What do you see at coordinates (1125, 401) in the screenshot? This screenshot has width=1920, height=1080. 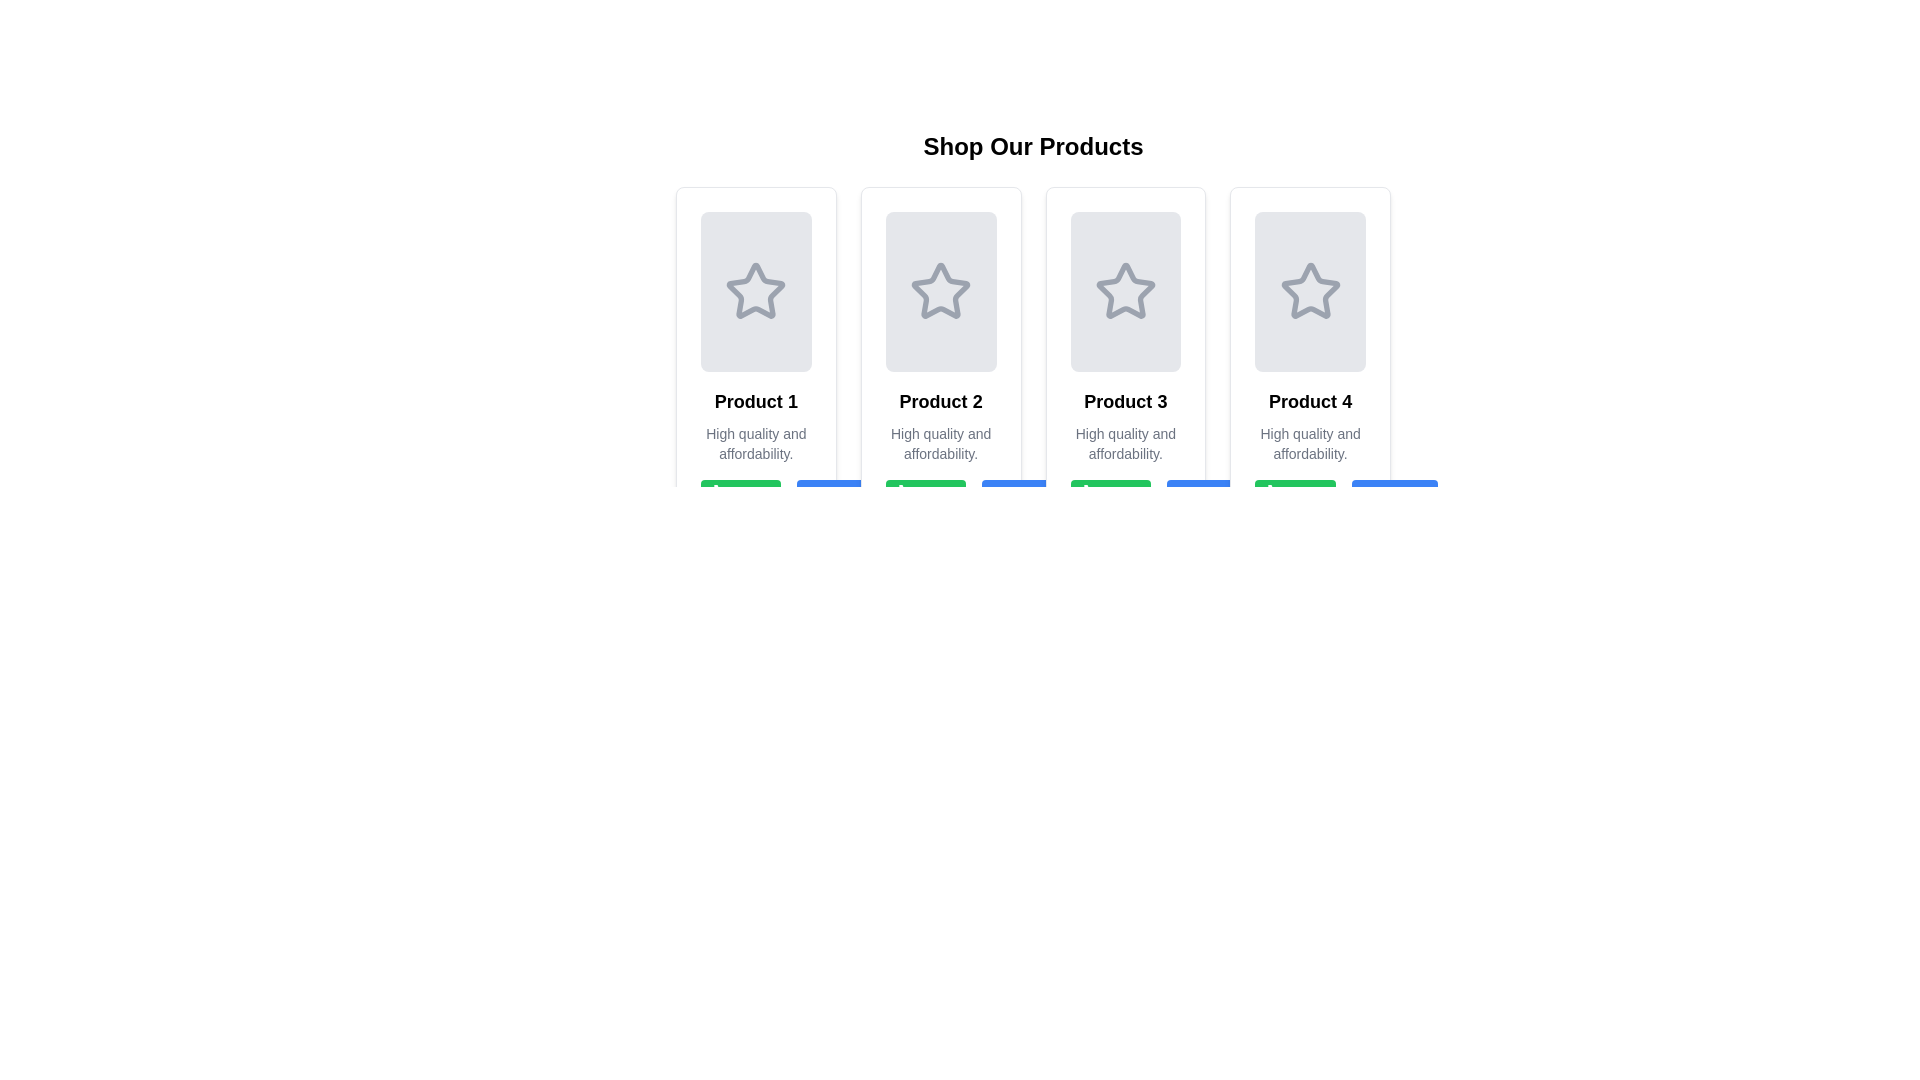 I see `the static text that serves as the title or identifier for the product in the third column of the product card layout, positioned below a star icon and above a description text reading 'High quality and affordability.'` at bounding box center [1125, 401].